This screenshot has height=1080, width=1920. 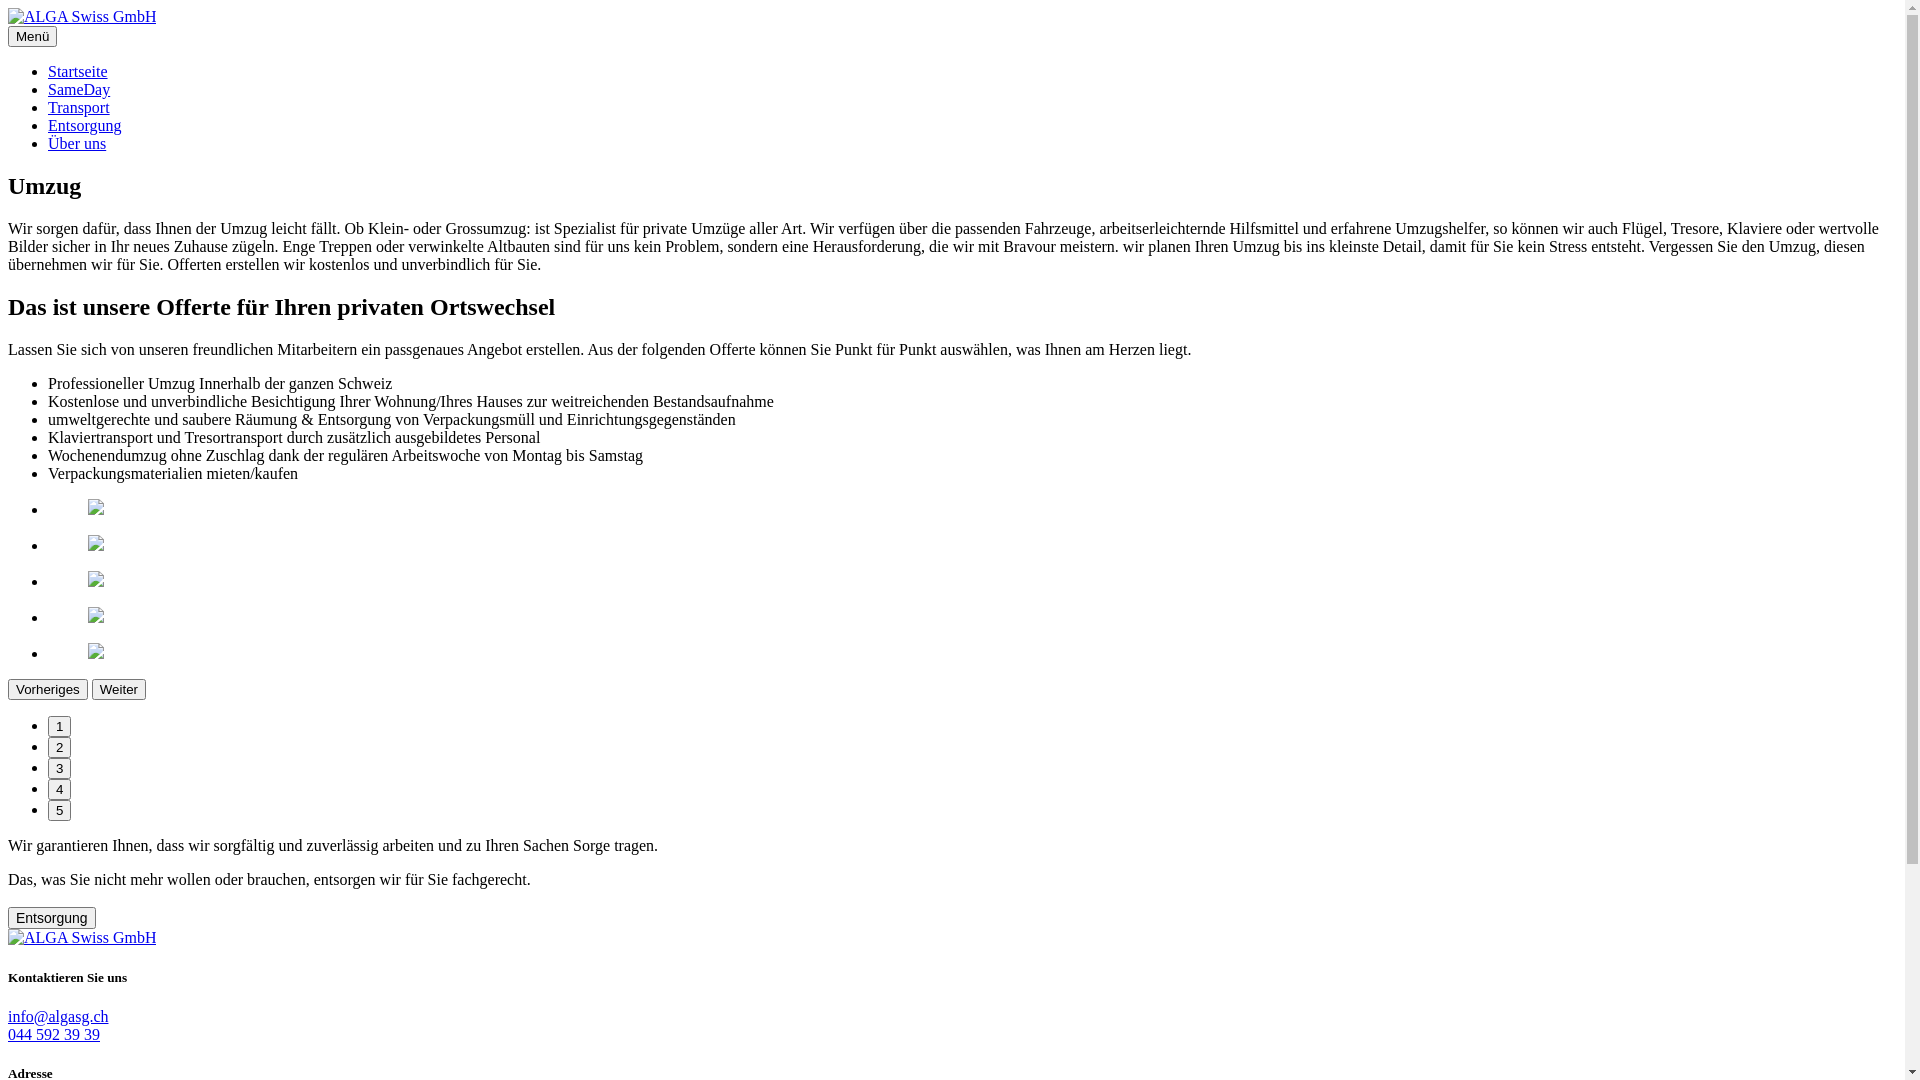 What do you see at coordinates (78, 88) in the screenshot?
I see `'SameDay'` at bounding box center [78, 88].